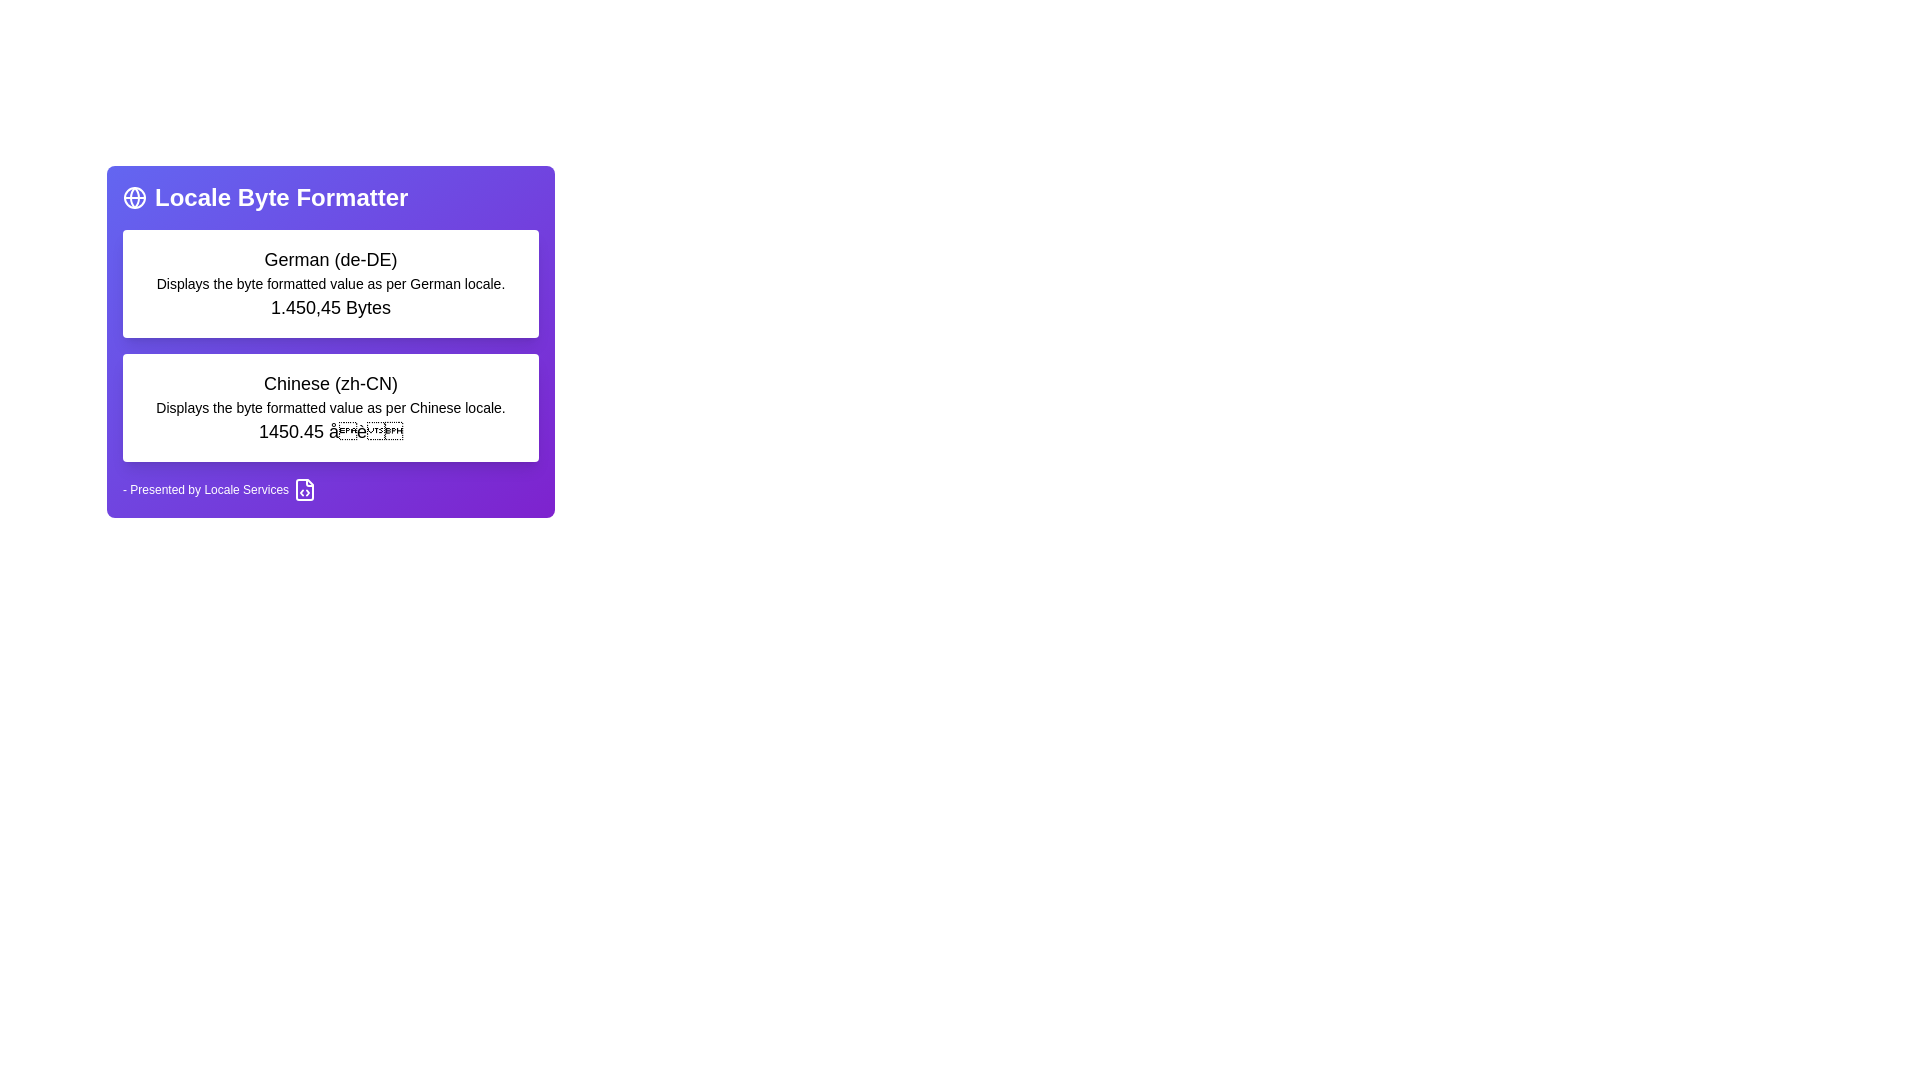 The image size is (1920, 1080). Describe the element at coordinates (133, 197) in the screenshot. I see `the narrow, curved line representing a semi-elliptical shape within the globe icon on the purple card titled 'Locale Byte Formatter'` at that location.